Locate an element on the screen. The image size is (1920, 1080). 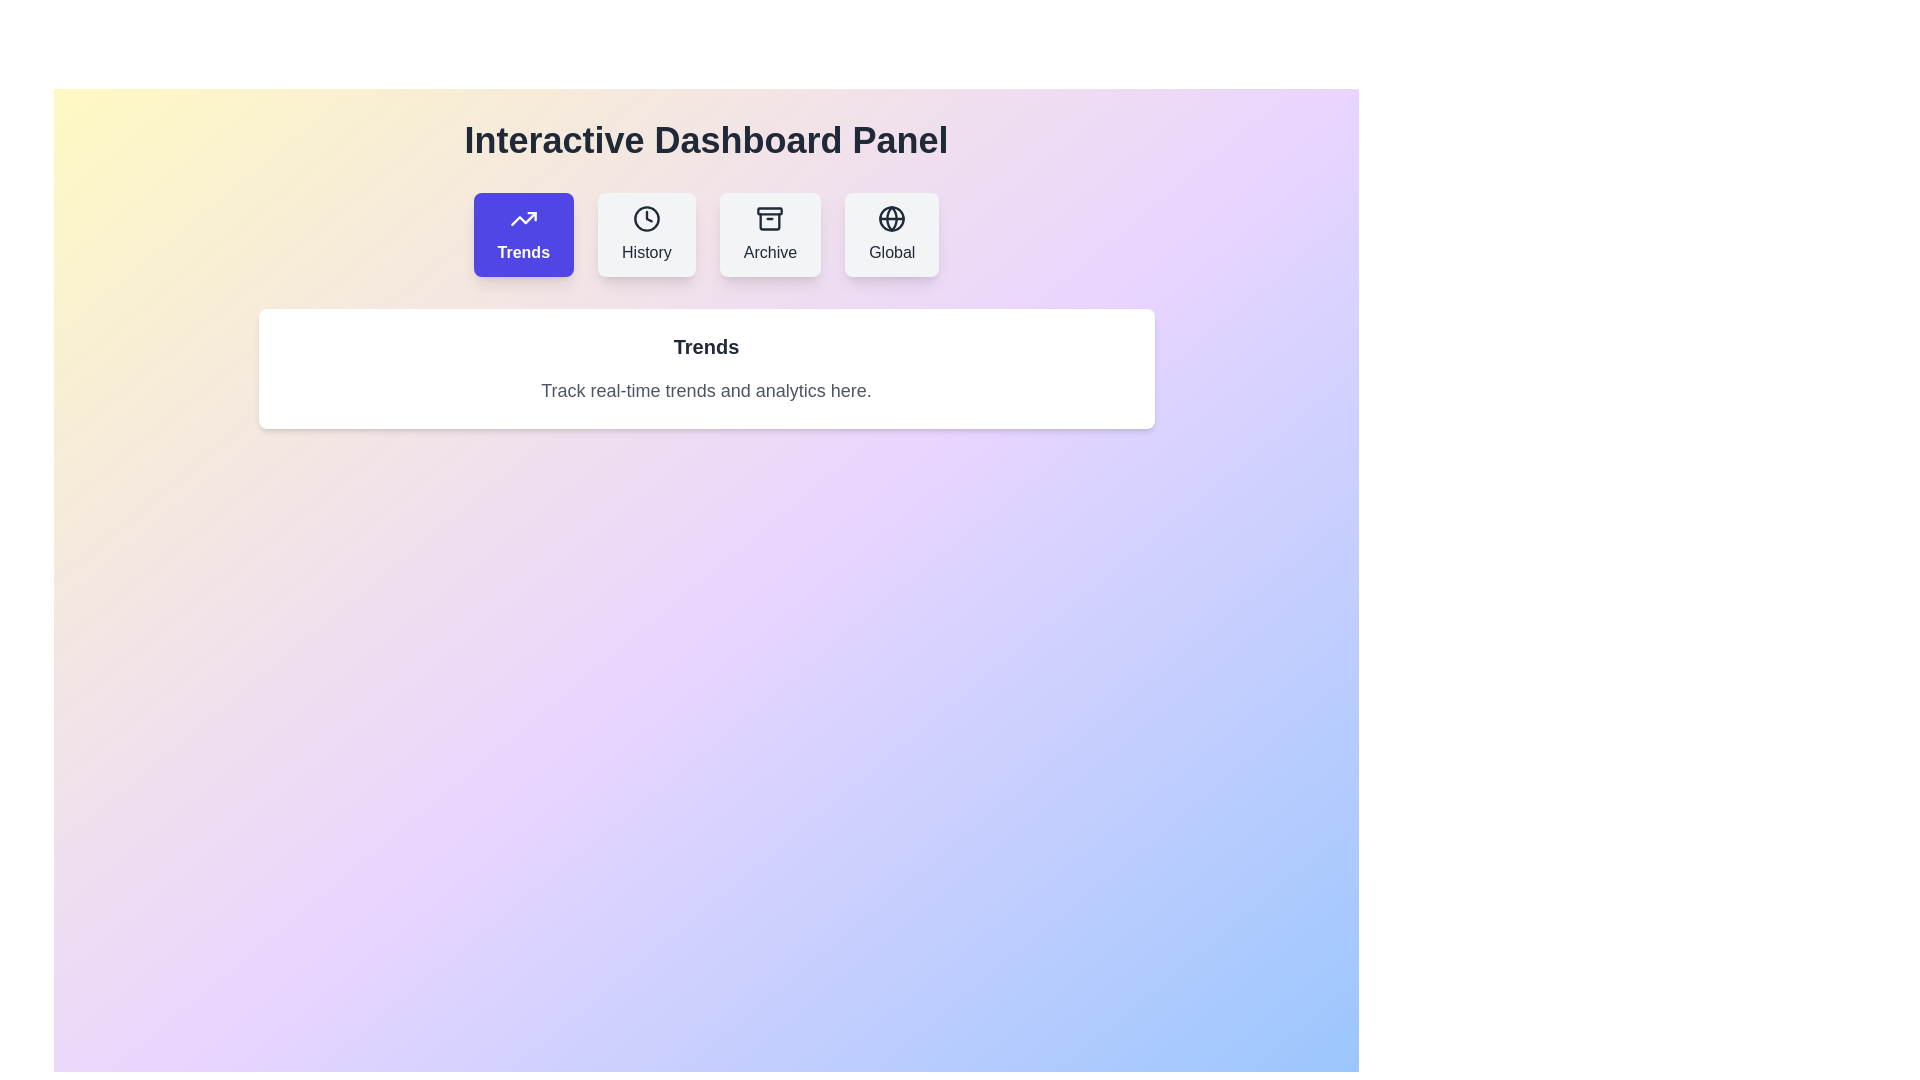
the Global tab to view its content is located at coordinates (891, 234).